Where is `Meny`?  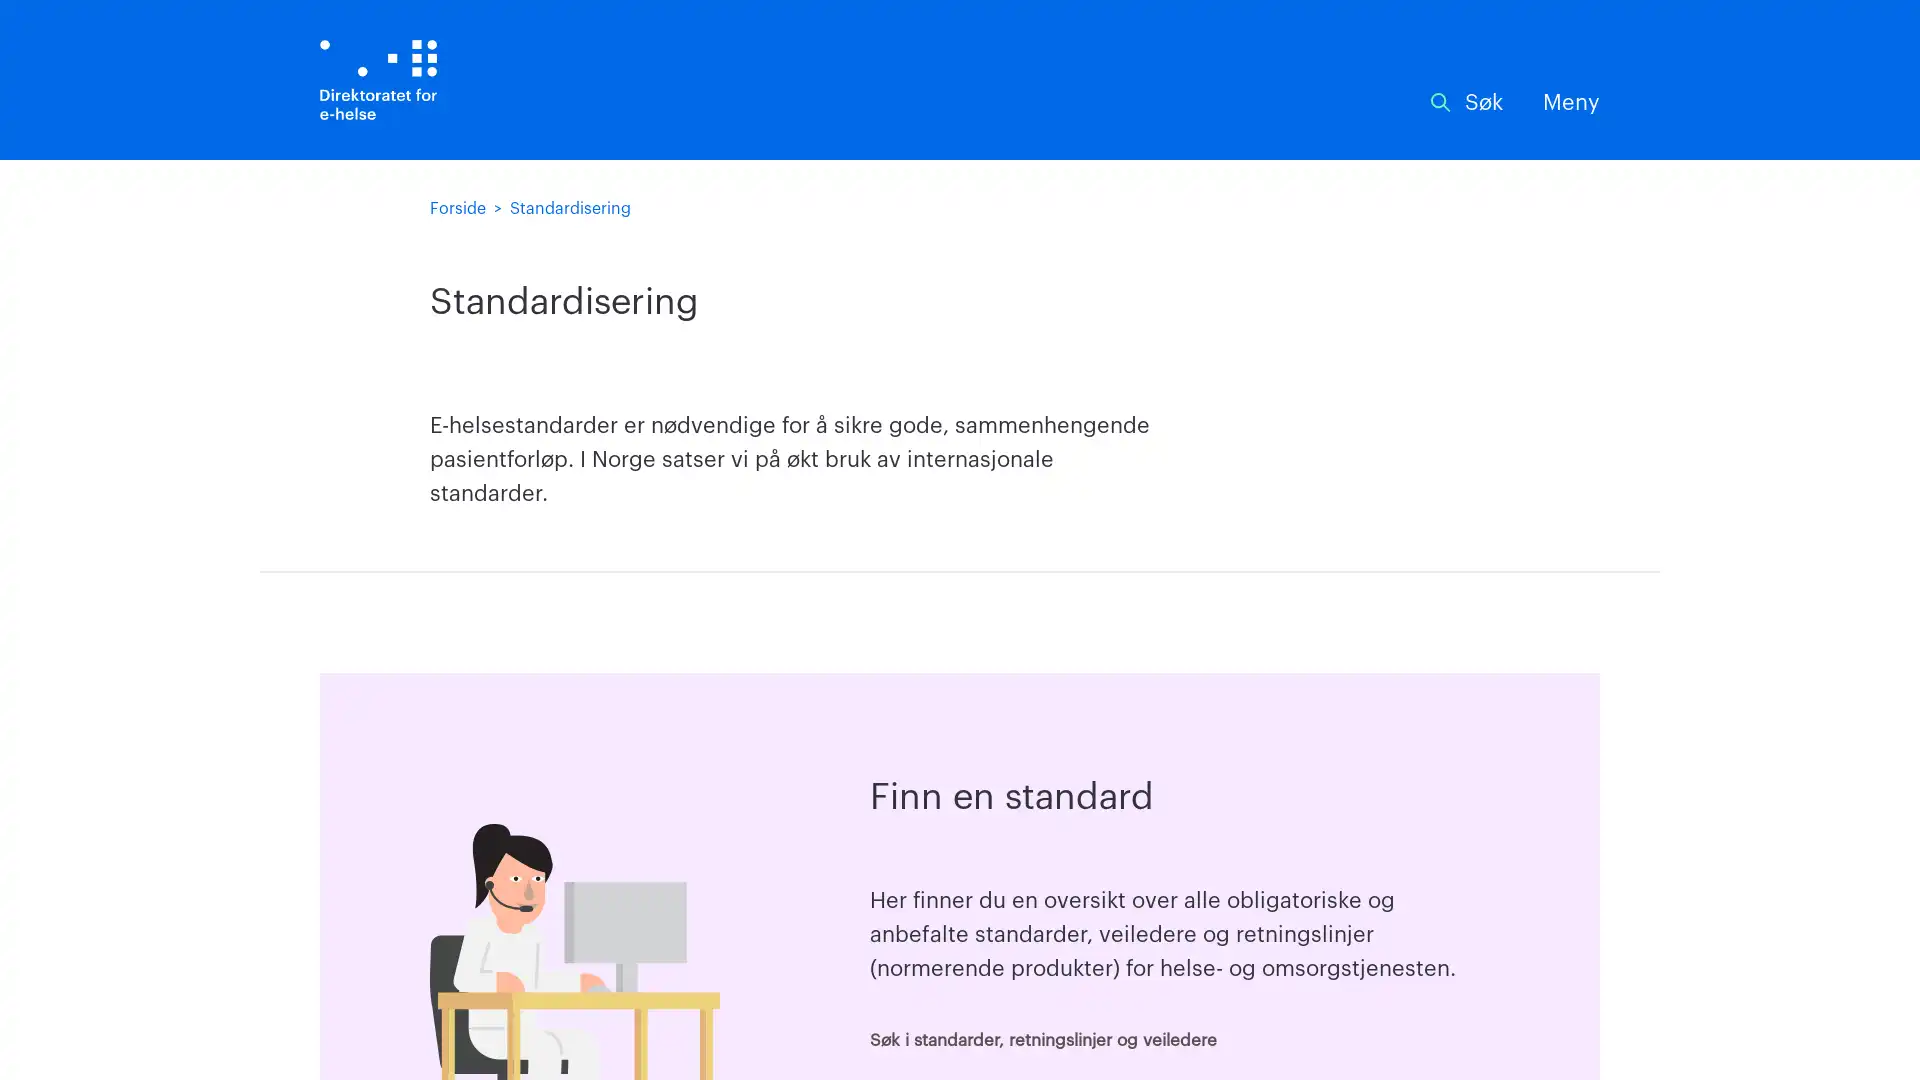
Meny is located at coordinates (1570, 103).